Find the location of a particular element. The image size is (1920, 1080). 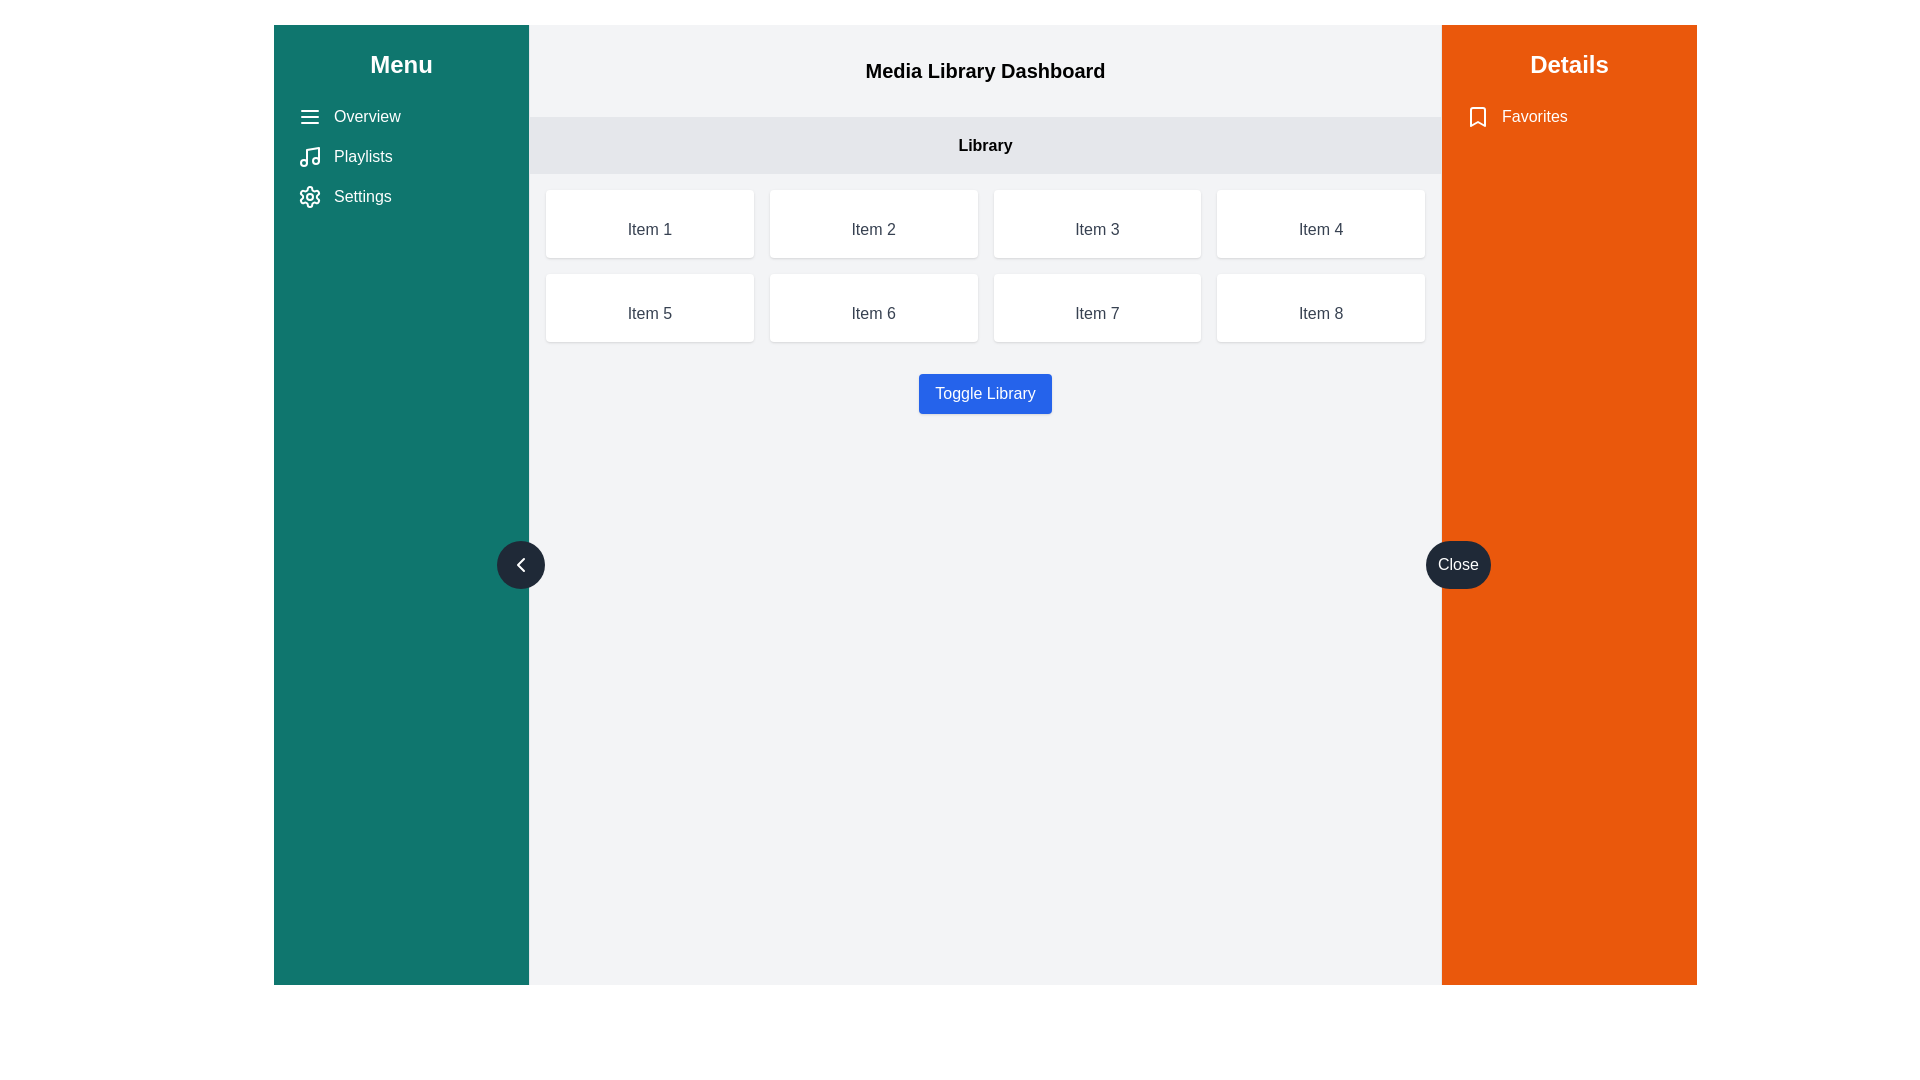

the display card labeled 'Item 7' in the library interface, which is located in the second row and third column of the grid layout is located at coordinates (1096, 308).